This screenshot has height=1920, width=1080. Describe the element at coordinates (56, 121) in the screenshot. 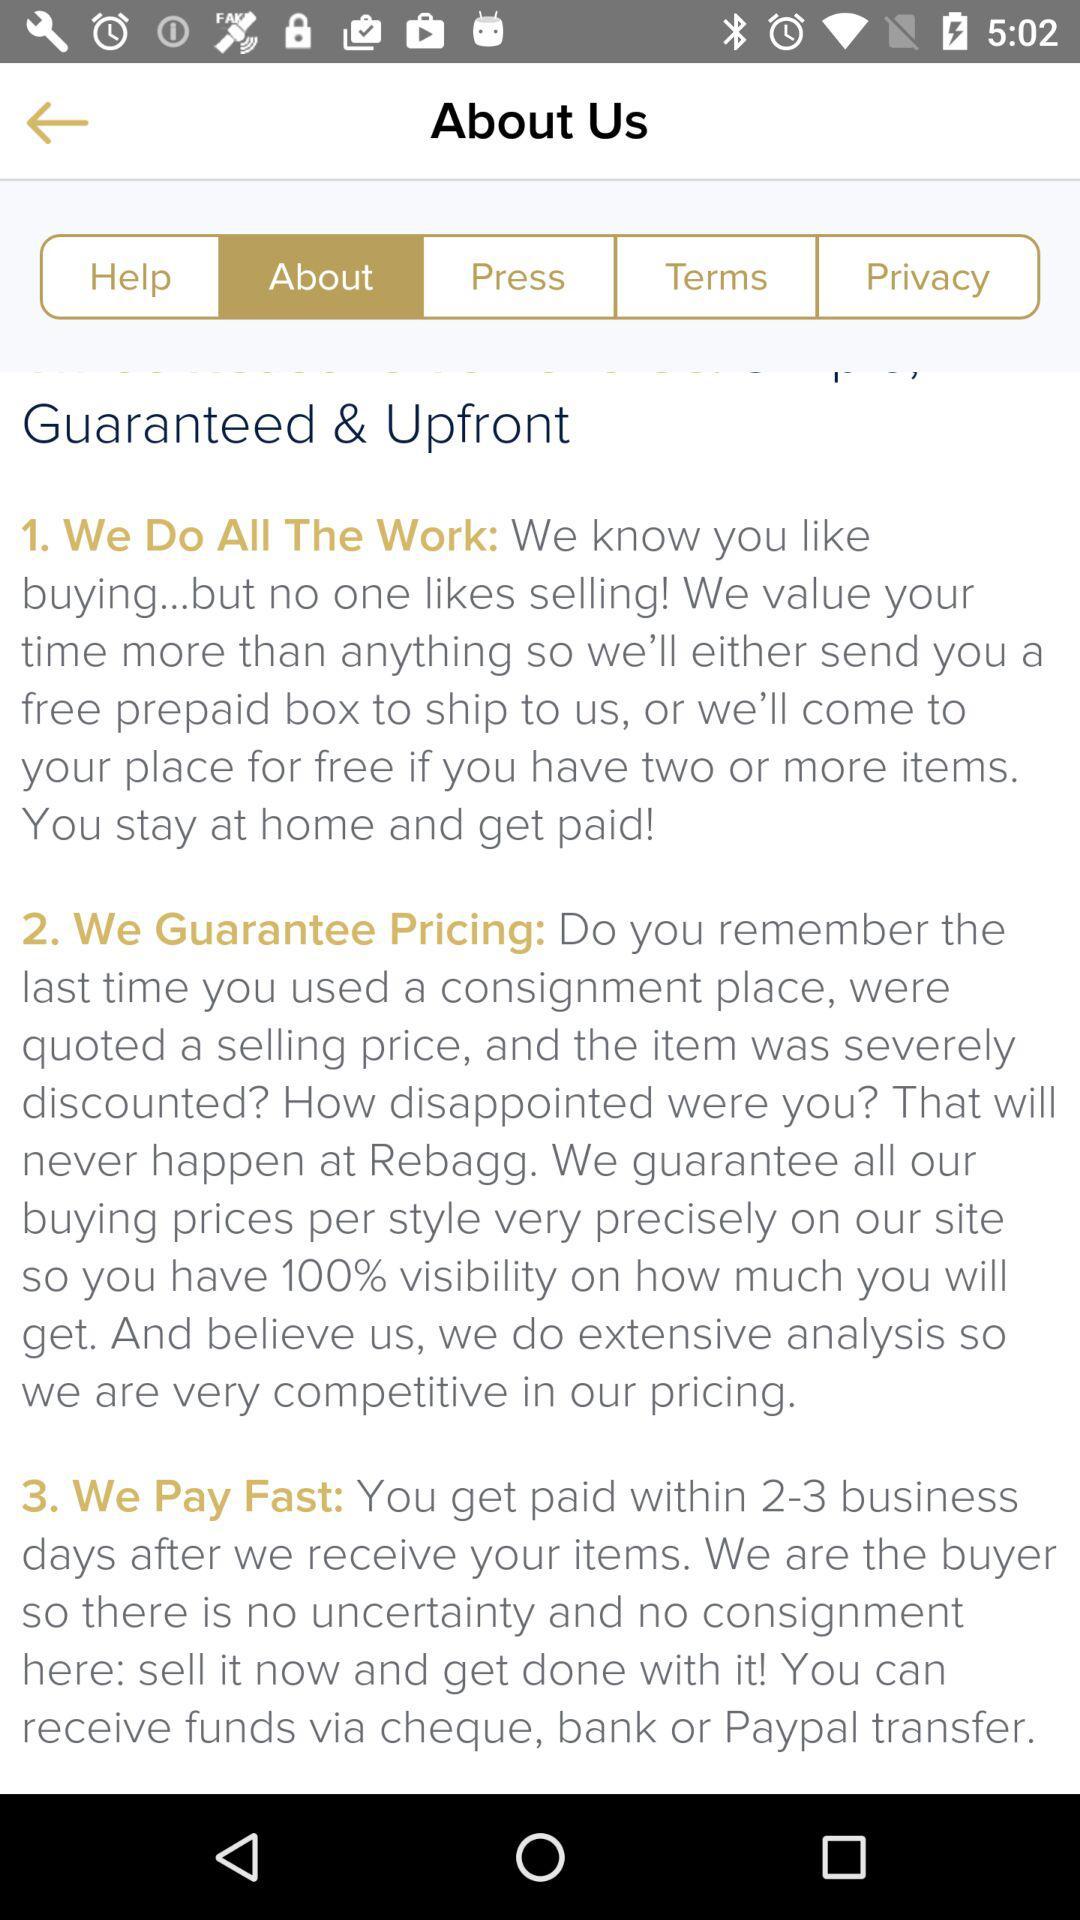

I see `the arrow_backward icon` at that location.